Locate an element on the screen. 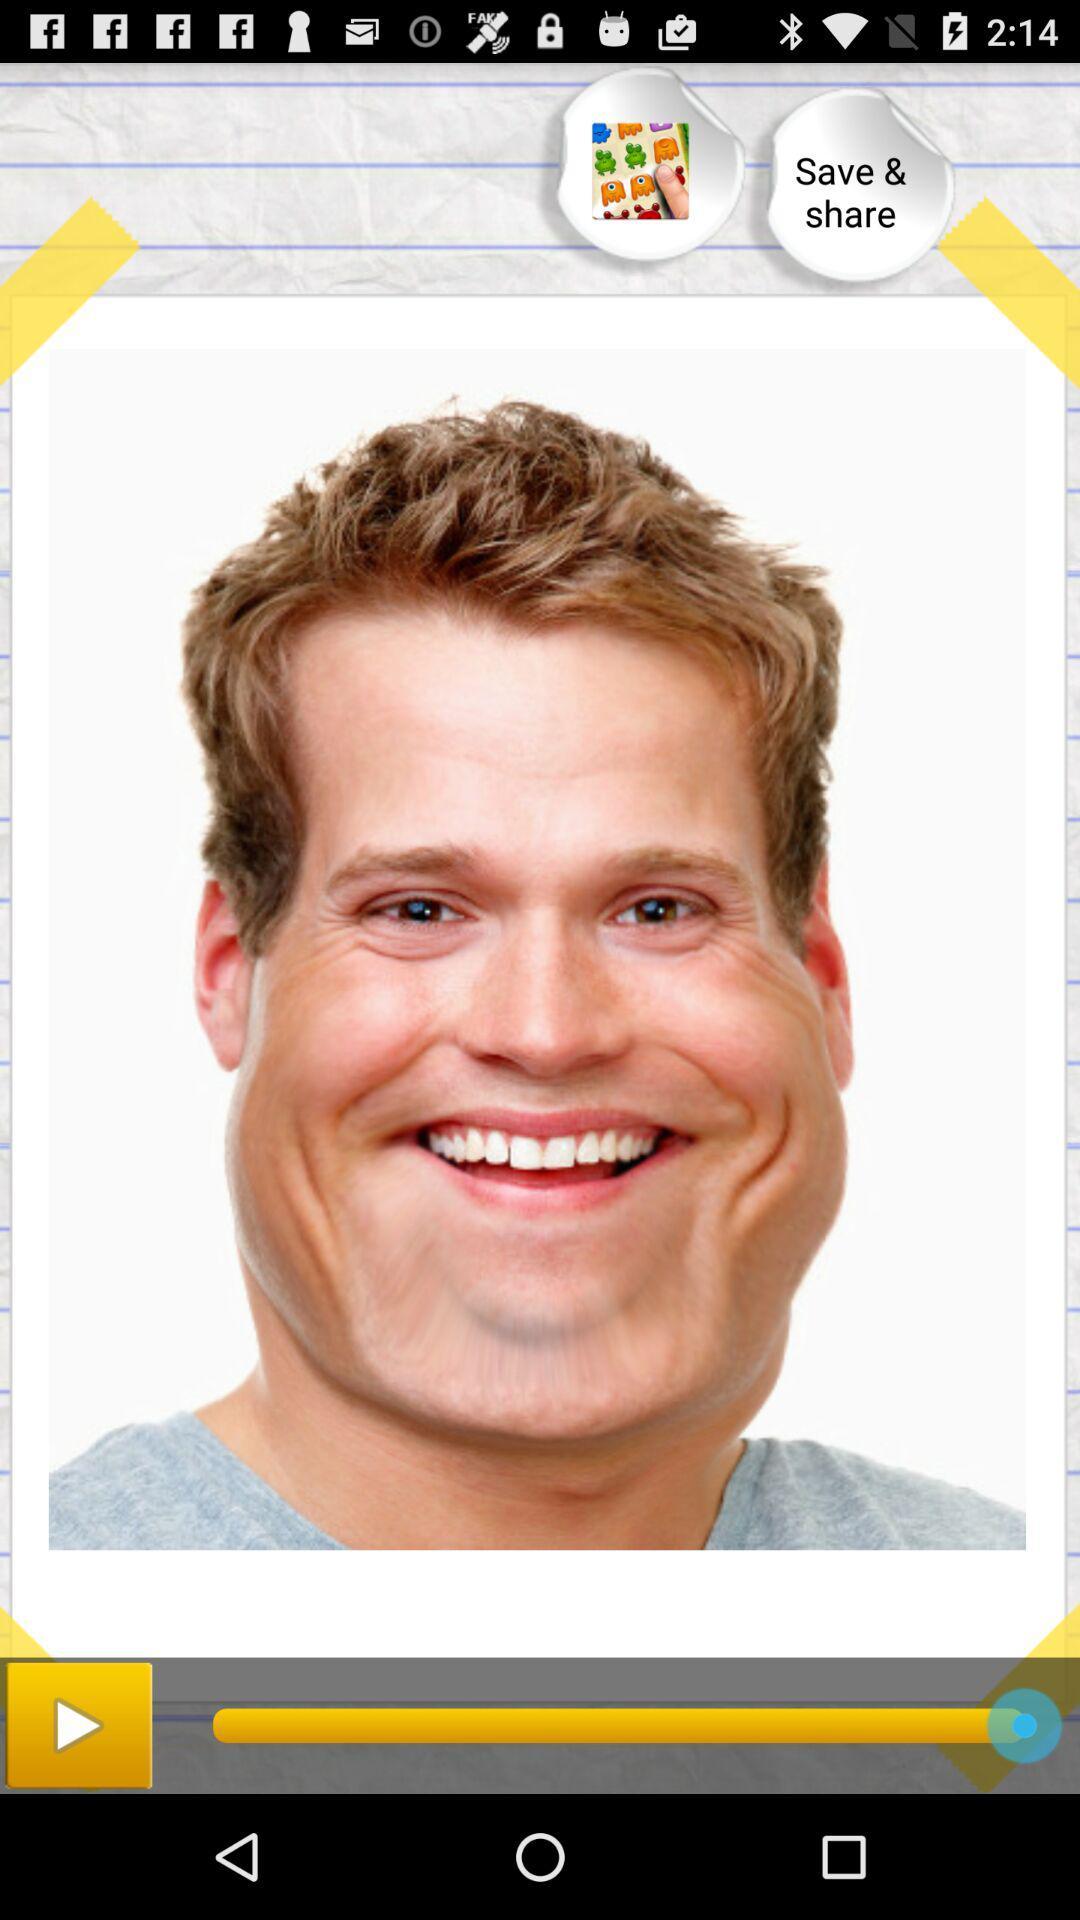  the play icon is located at coordinates (77, 1846).